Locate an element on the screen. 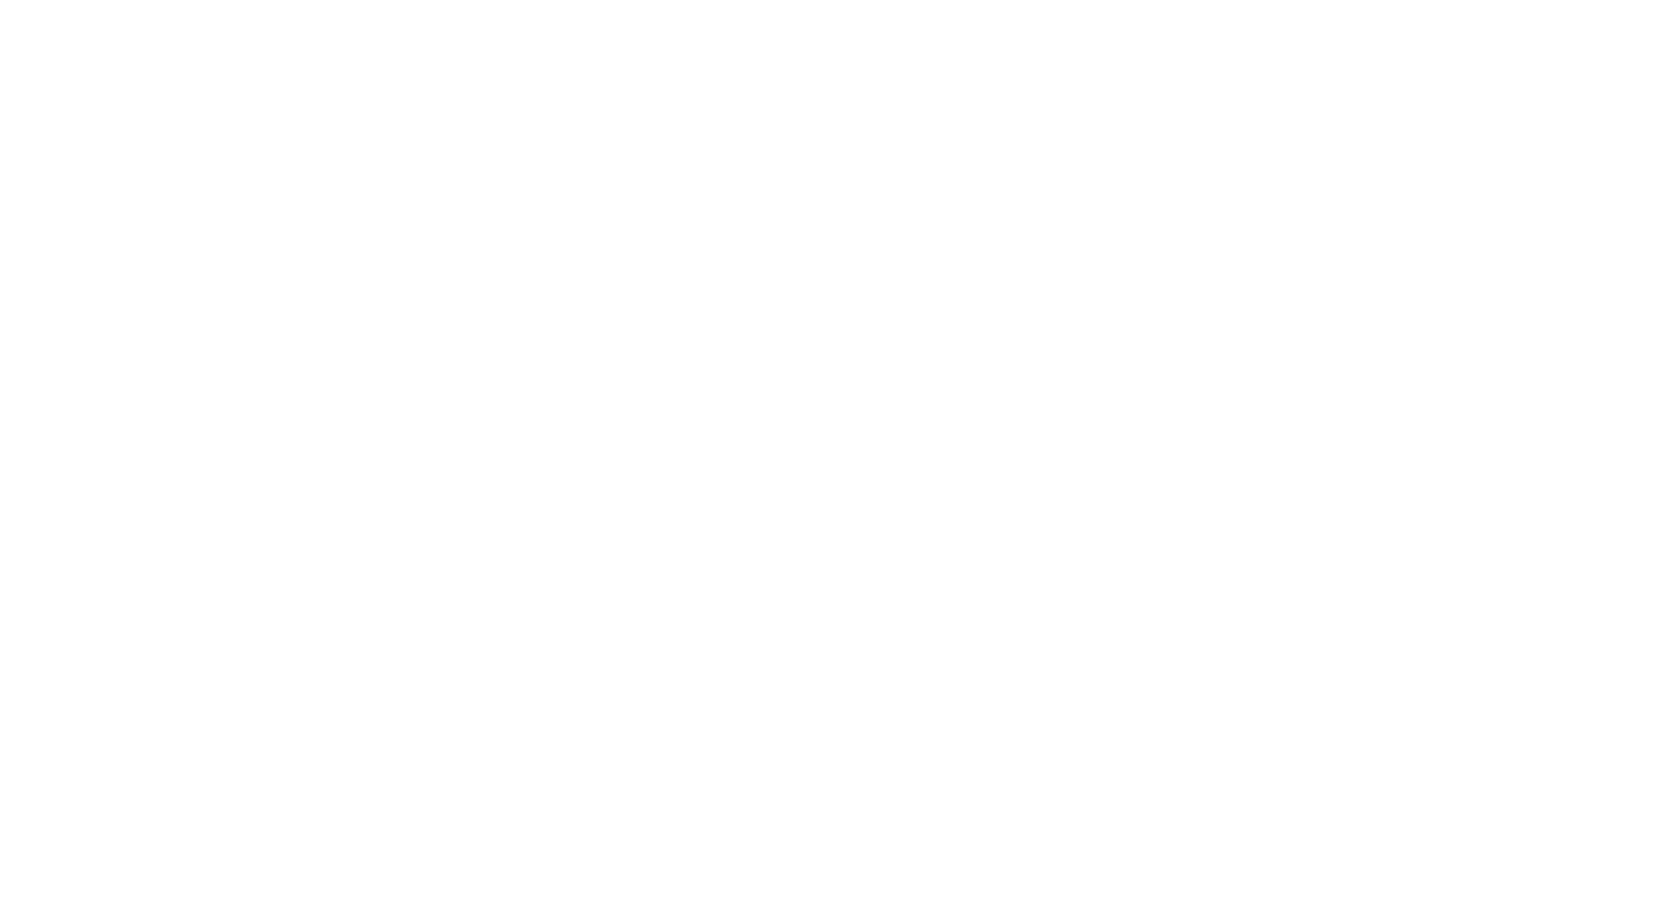 This screenshot has height=922, width=1653. '505.727.1100' is located at coordinates (1585, 828).